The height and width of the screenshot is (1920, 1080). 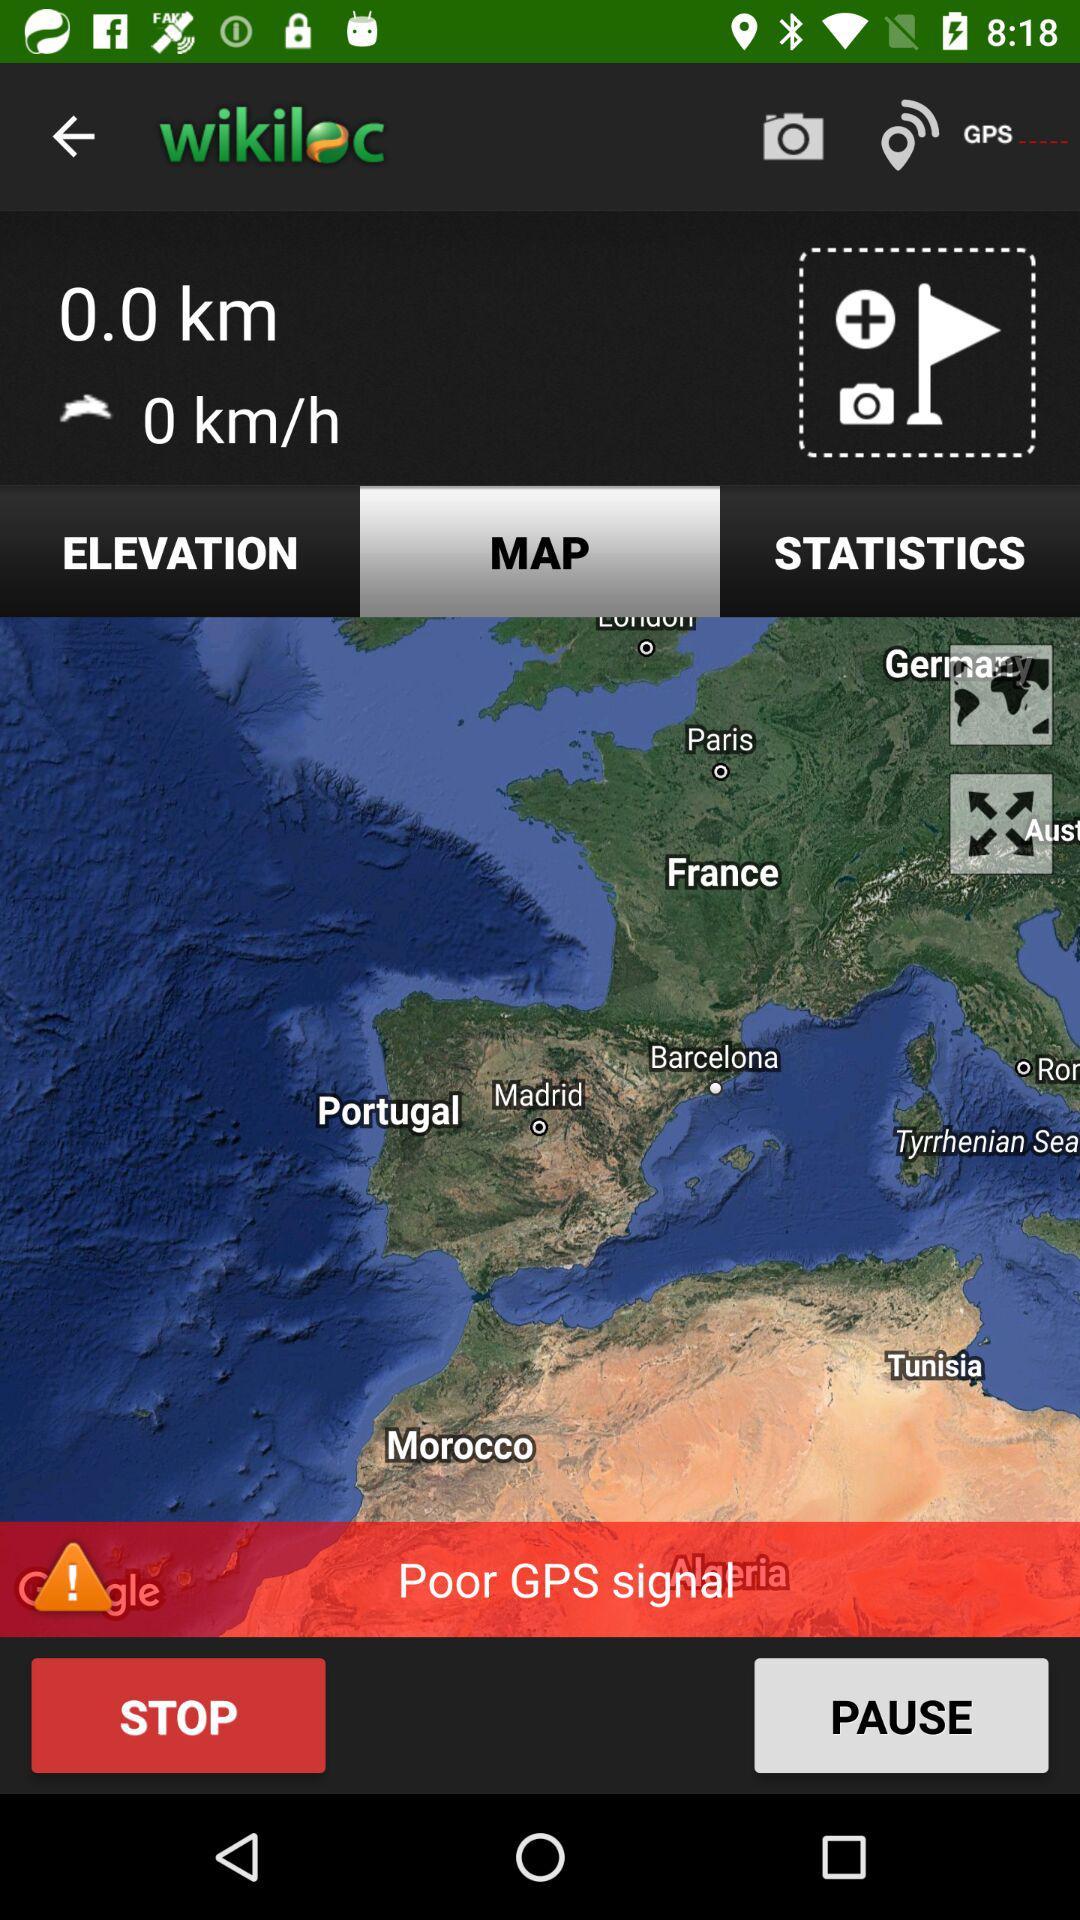 What do you see at coordinates (901, 1714) in the screenshot?
I see `item next to the stop icon` at bounding box center [901, 1714].